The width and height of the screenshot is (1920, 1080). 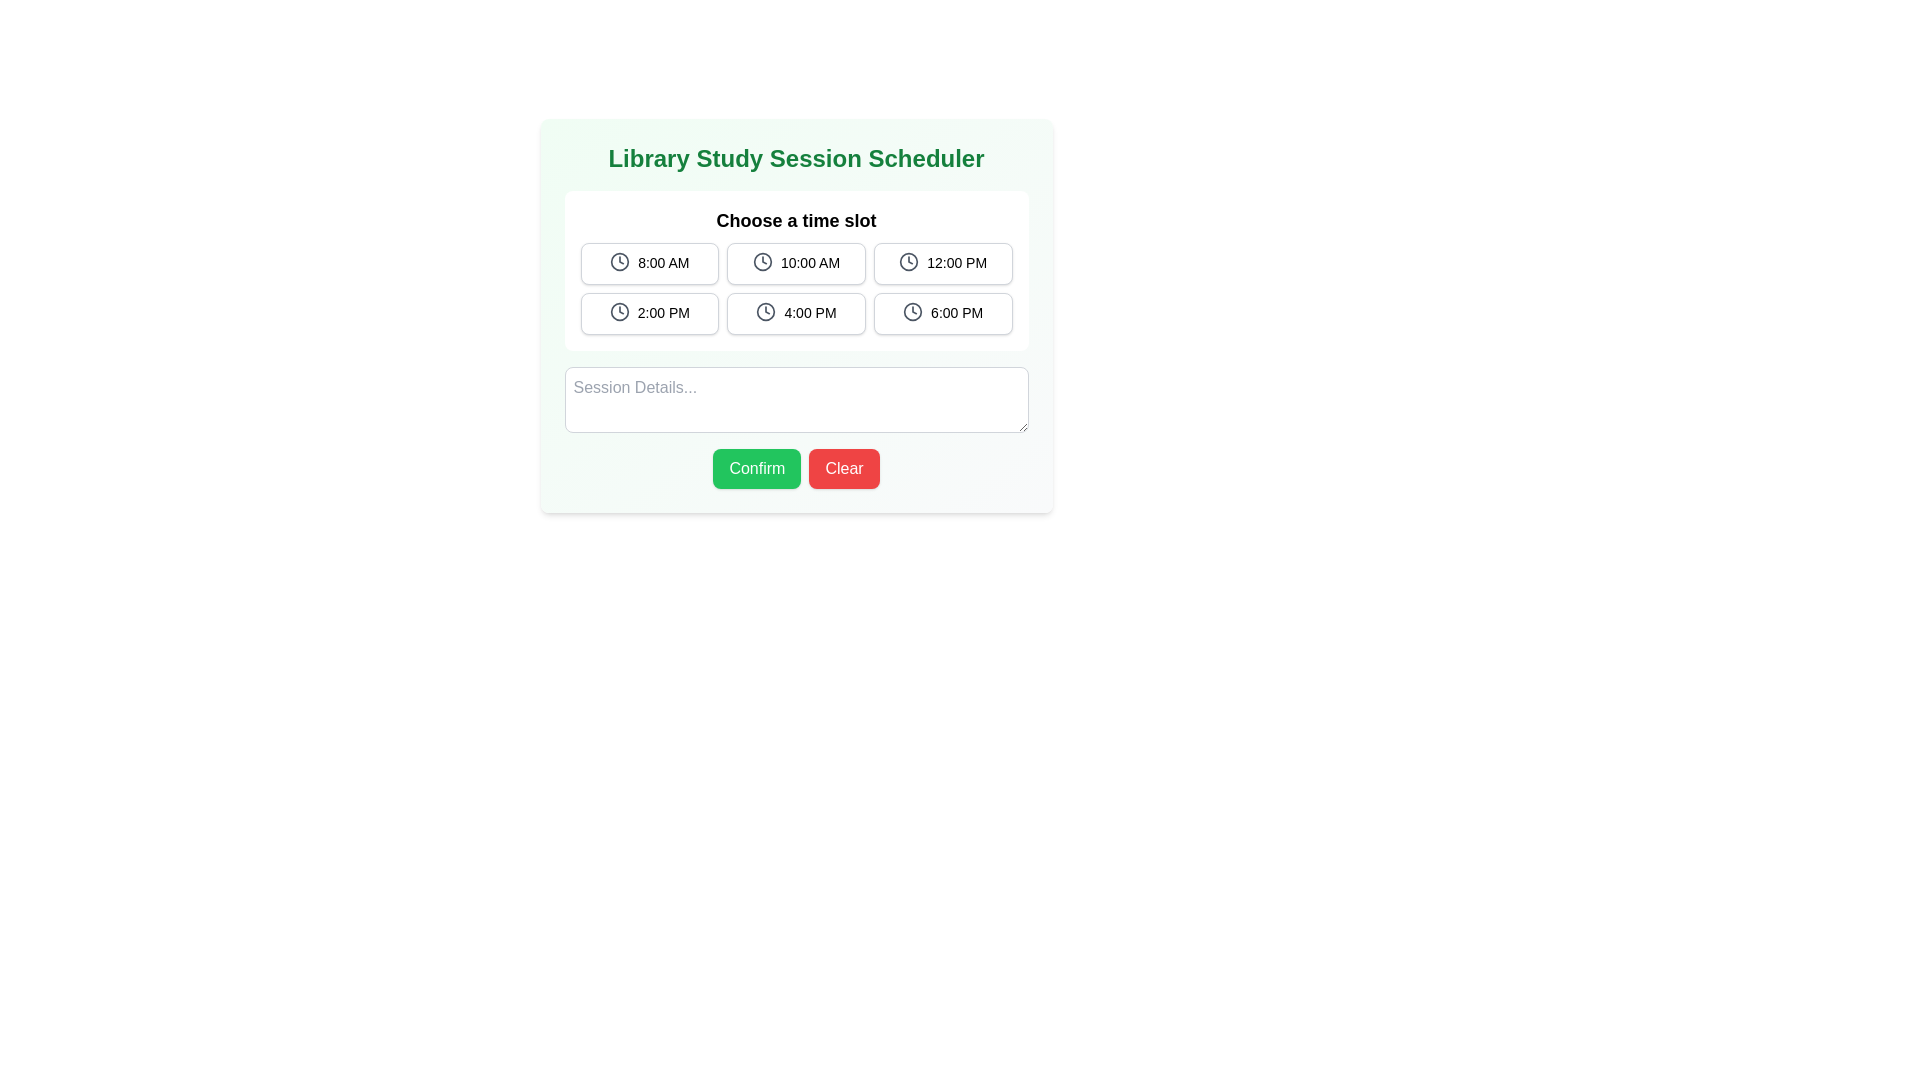 I want to click on the clock icon associated with the '2:00 PM' time slot by clicking on it, so click(x=618, y=312).